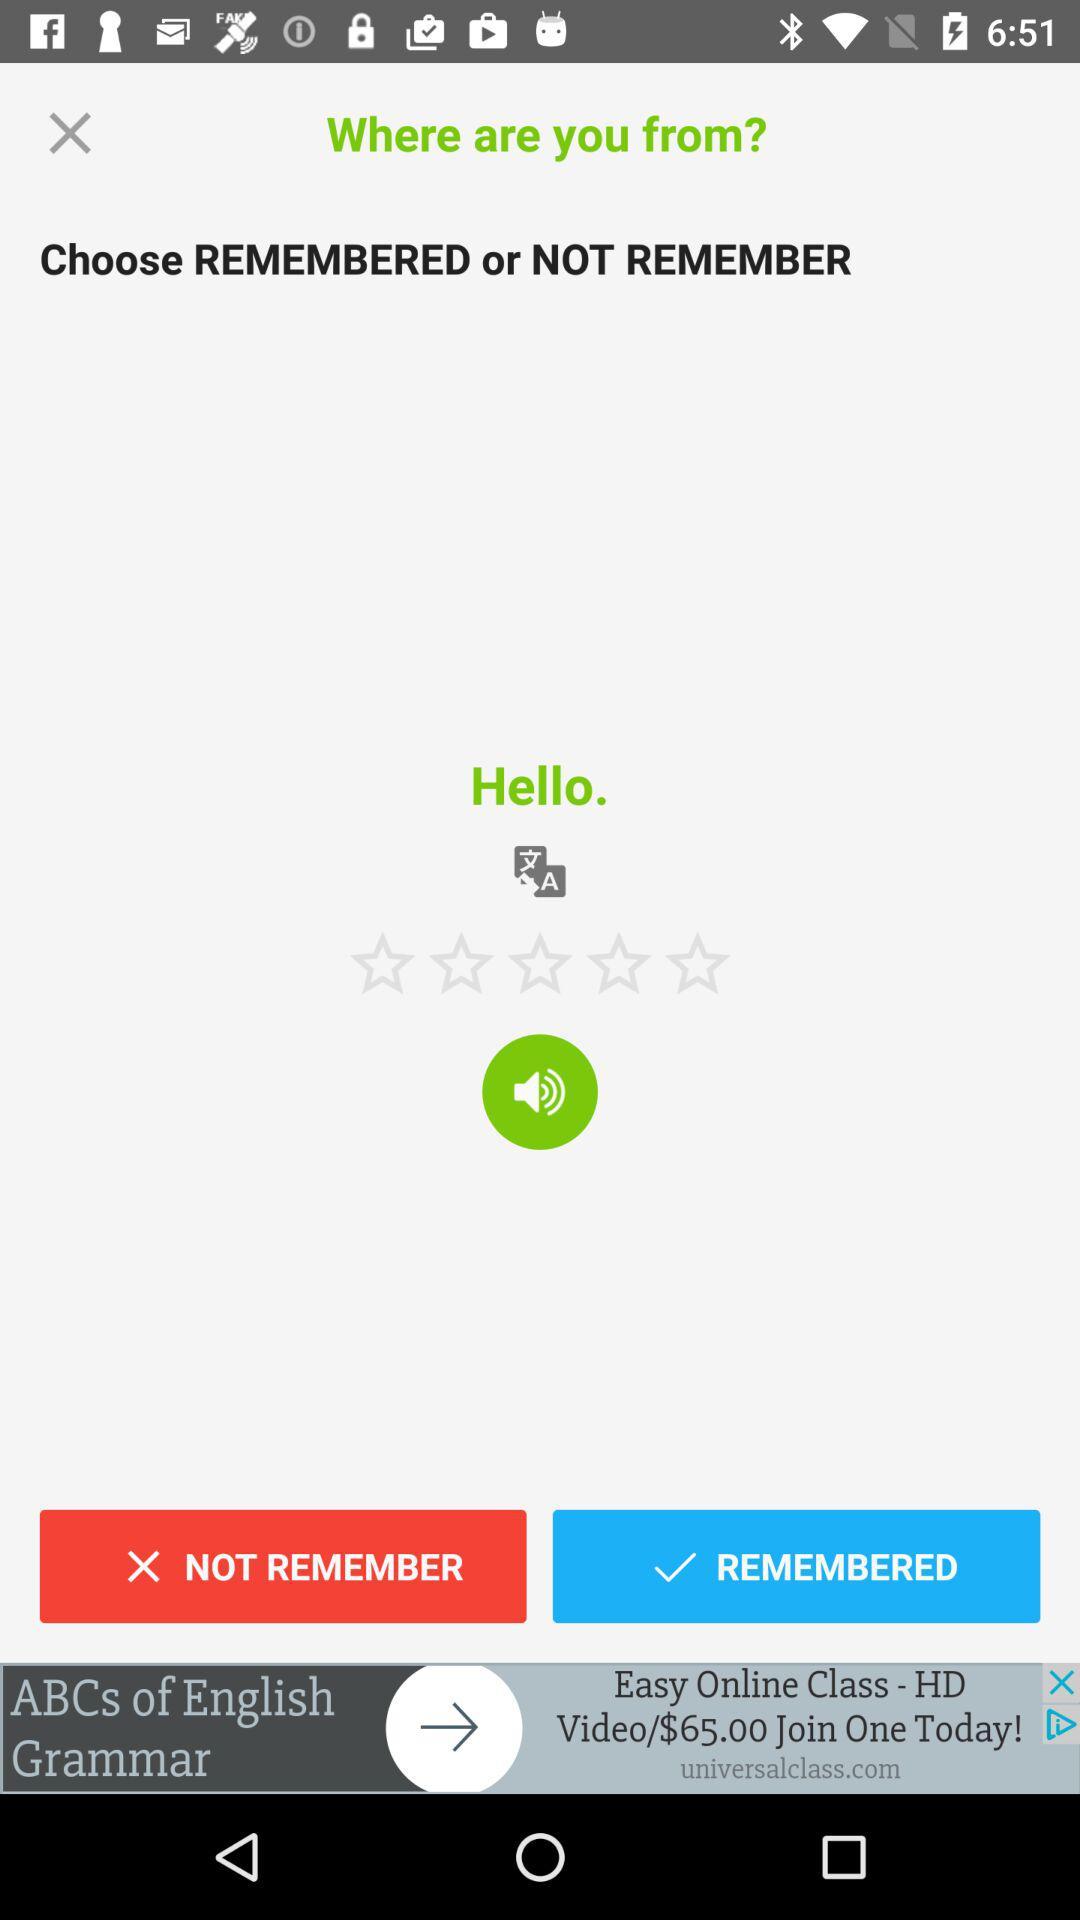 The image size is (1080, 1920). Describe the element at coordinates (69, 132) in the screenshot. I see `the close icon` at that location.